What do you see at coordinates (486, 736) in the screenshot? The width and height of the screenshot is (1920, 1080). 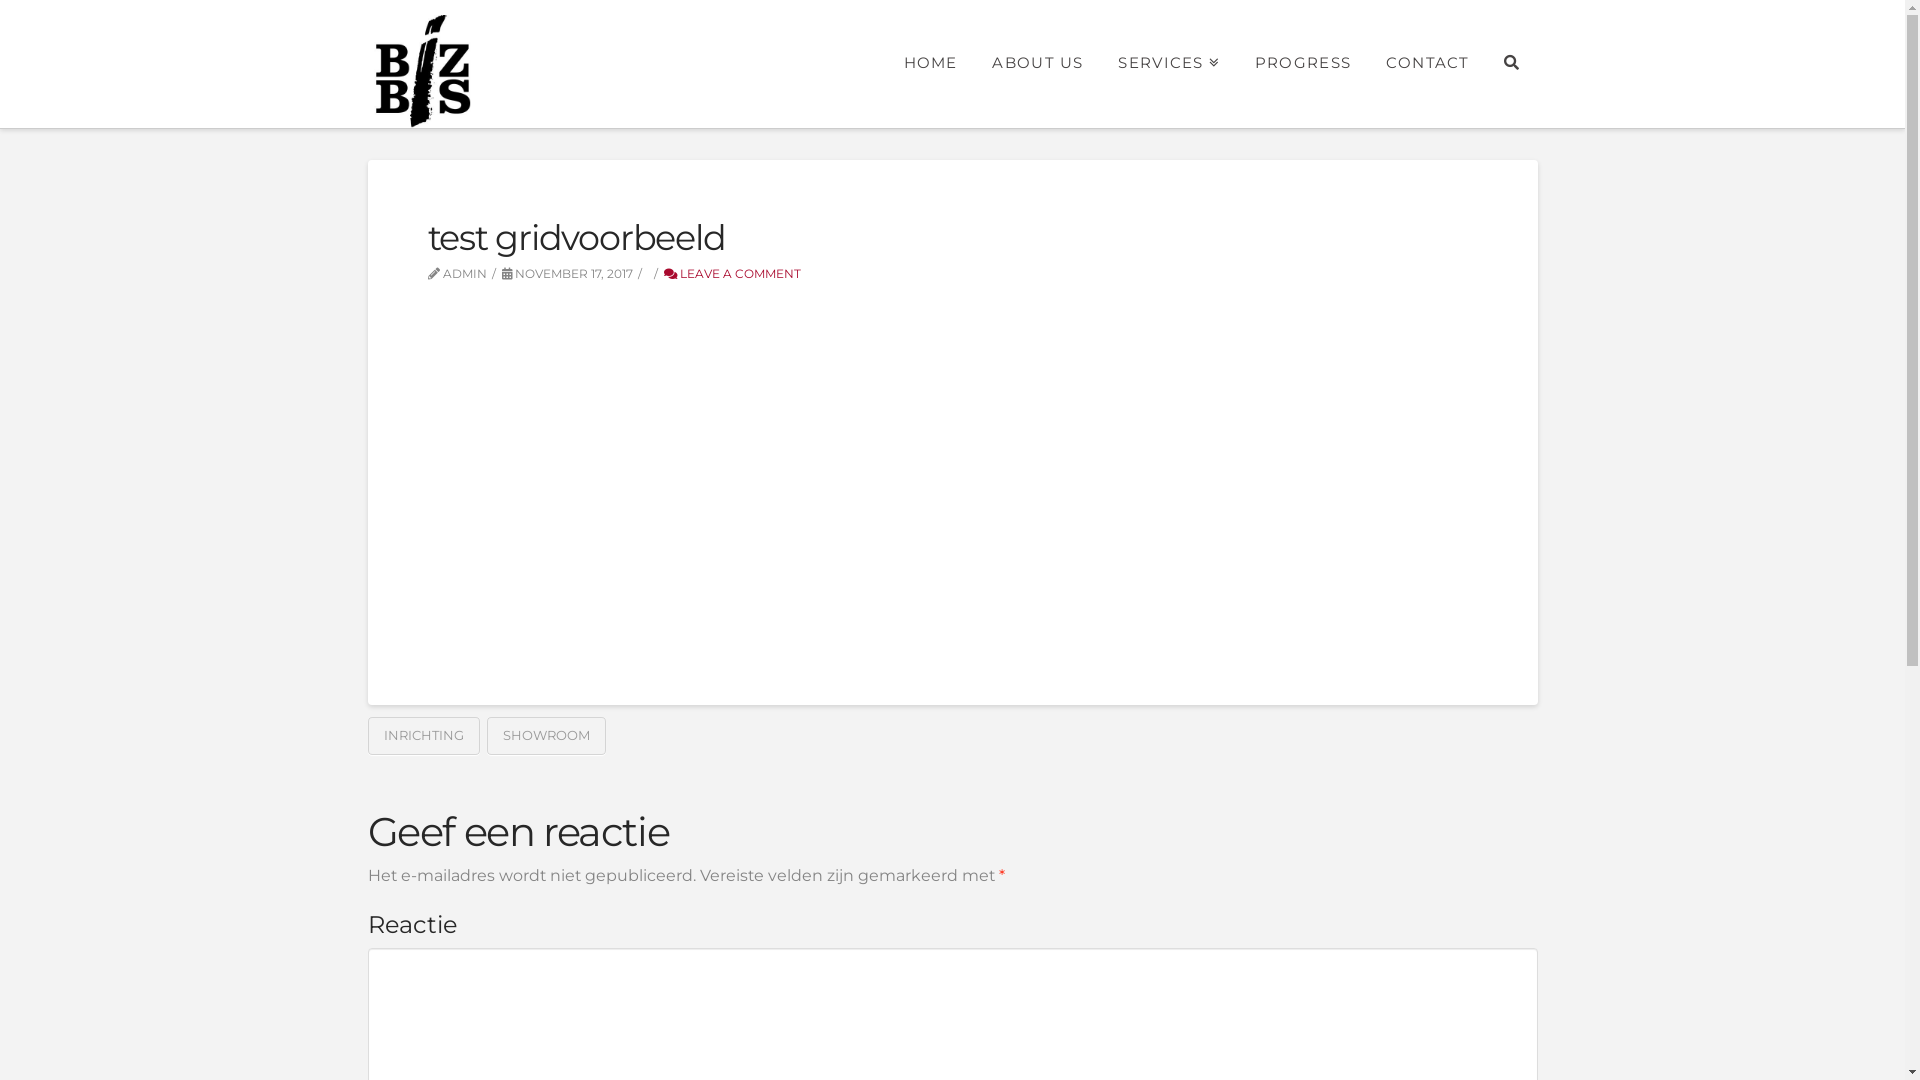 I see `'SHOWROOM'` at bounding box center [486, 736].